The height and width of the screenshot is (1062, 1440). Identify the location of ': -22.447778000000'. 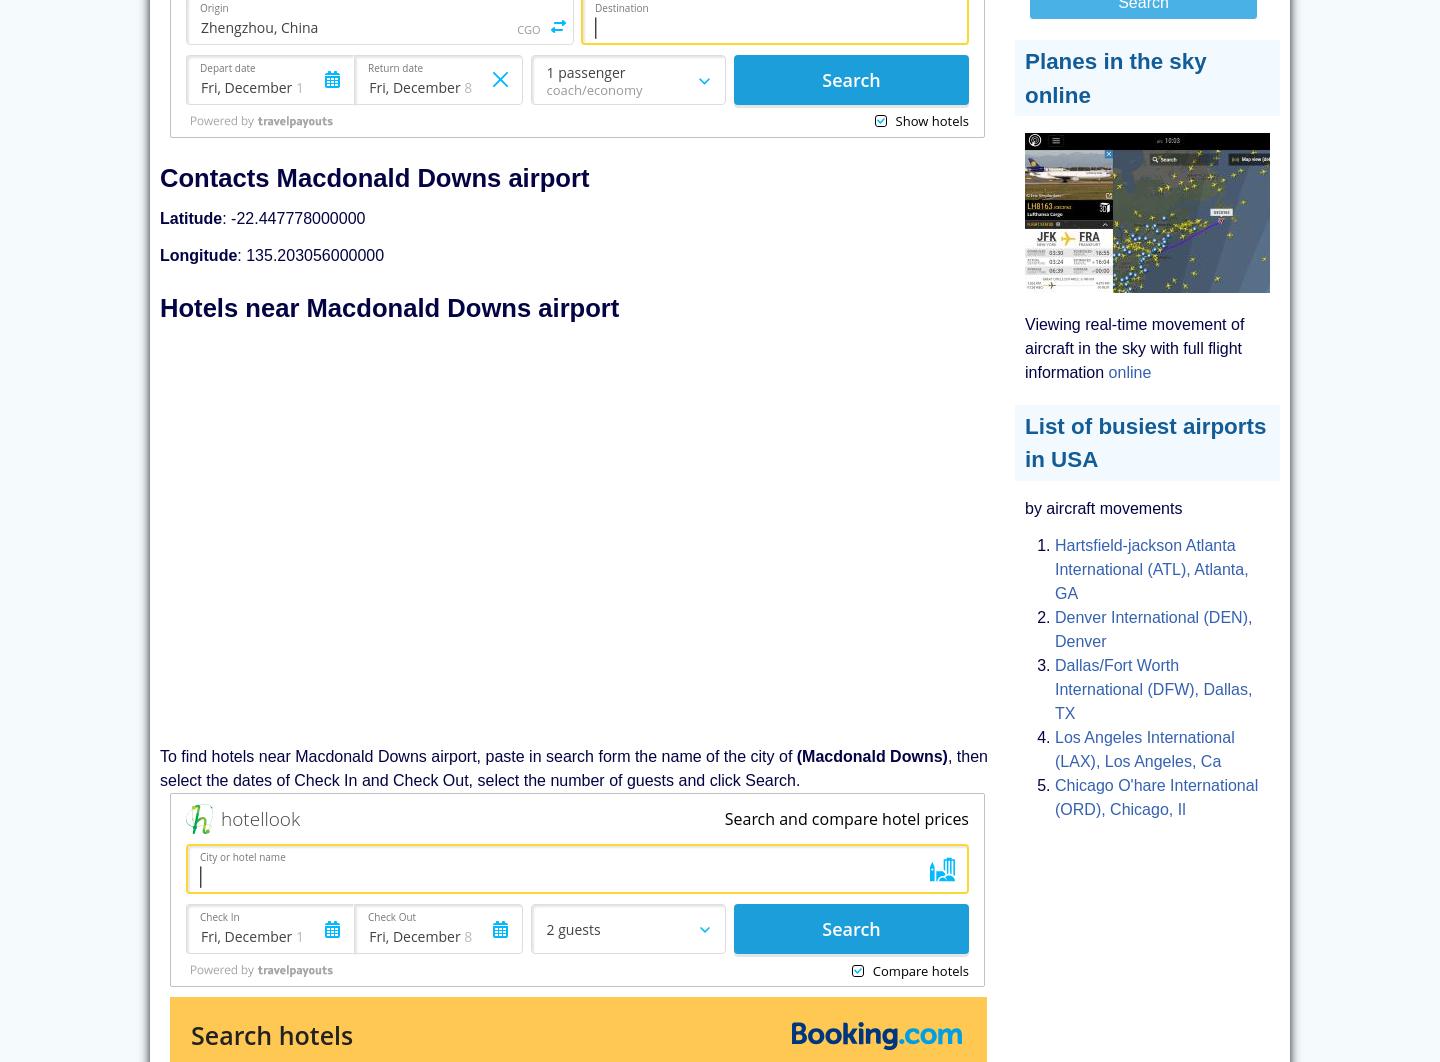
(292, 218).